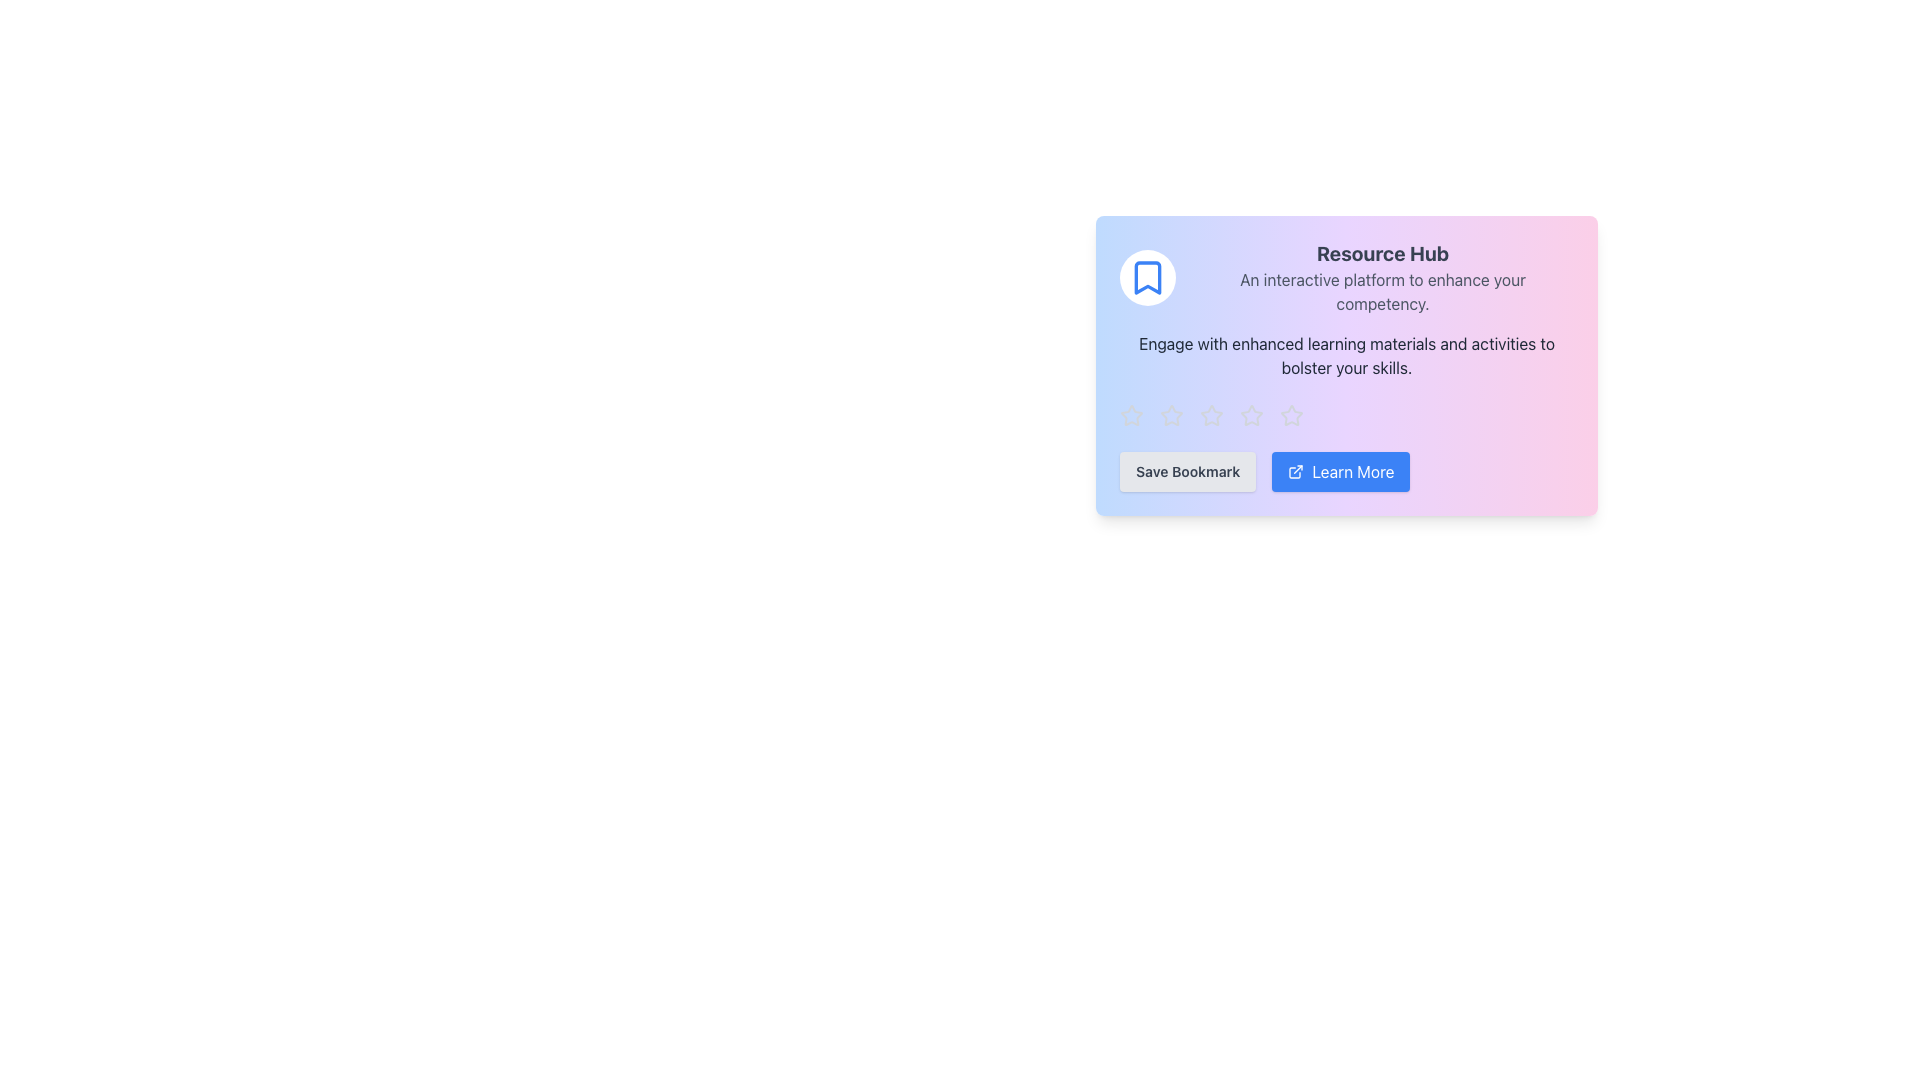 Image resolution: width=1920 pixels, height=1080 pixels. I want to click on the second star icon in the 5-star rating system for keyboard navigation, so click(1251, 414).